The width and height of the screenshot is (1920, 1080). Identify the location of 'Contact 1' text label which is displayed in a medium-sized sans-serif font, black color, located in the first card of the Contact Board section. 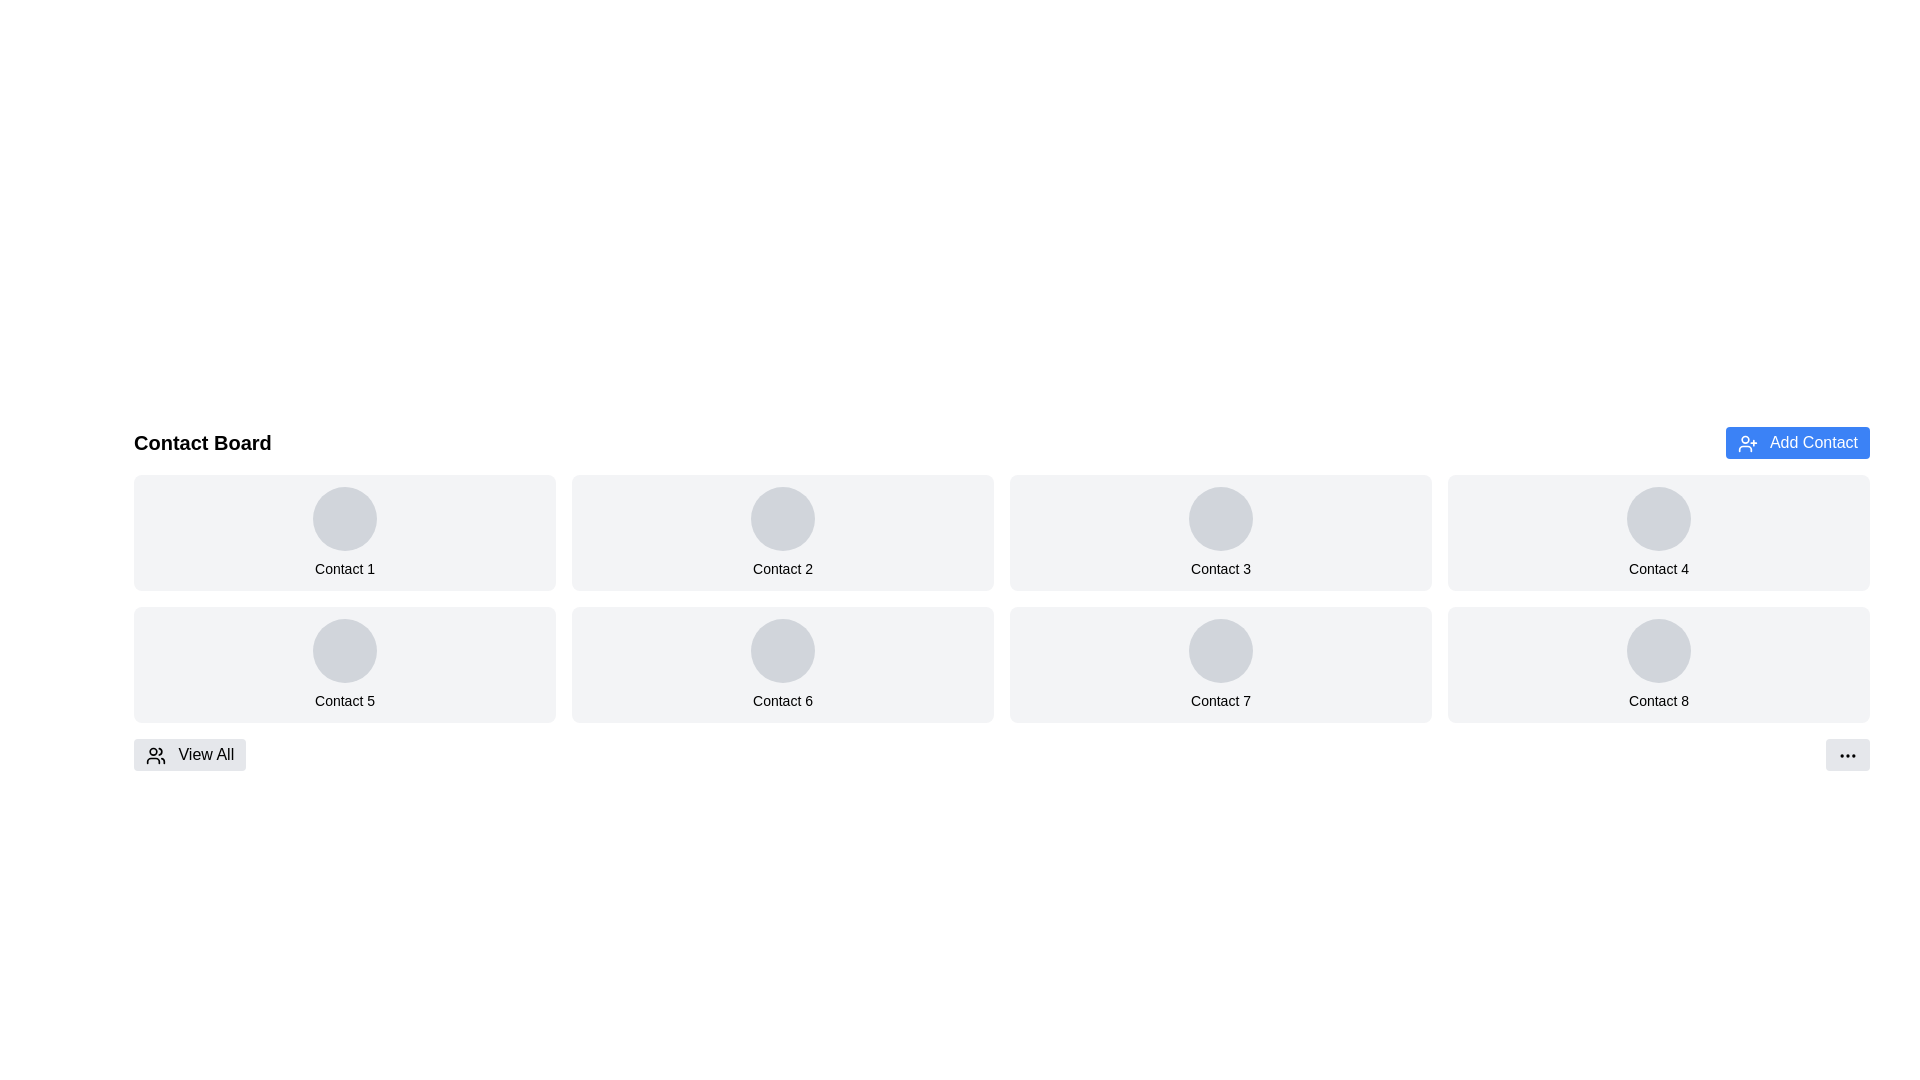
(345, 569).